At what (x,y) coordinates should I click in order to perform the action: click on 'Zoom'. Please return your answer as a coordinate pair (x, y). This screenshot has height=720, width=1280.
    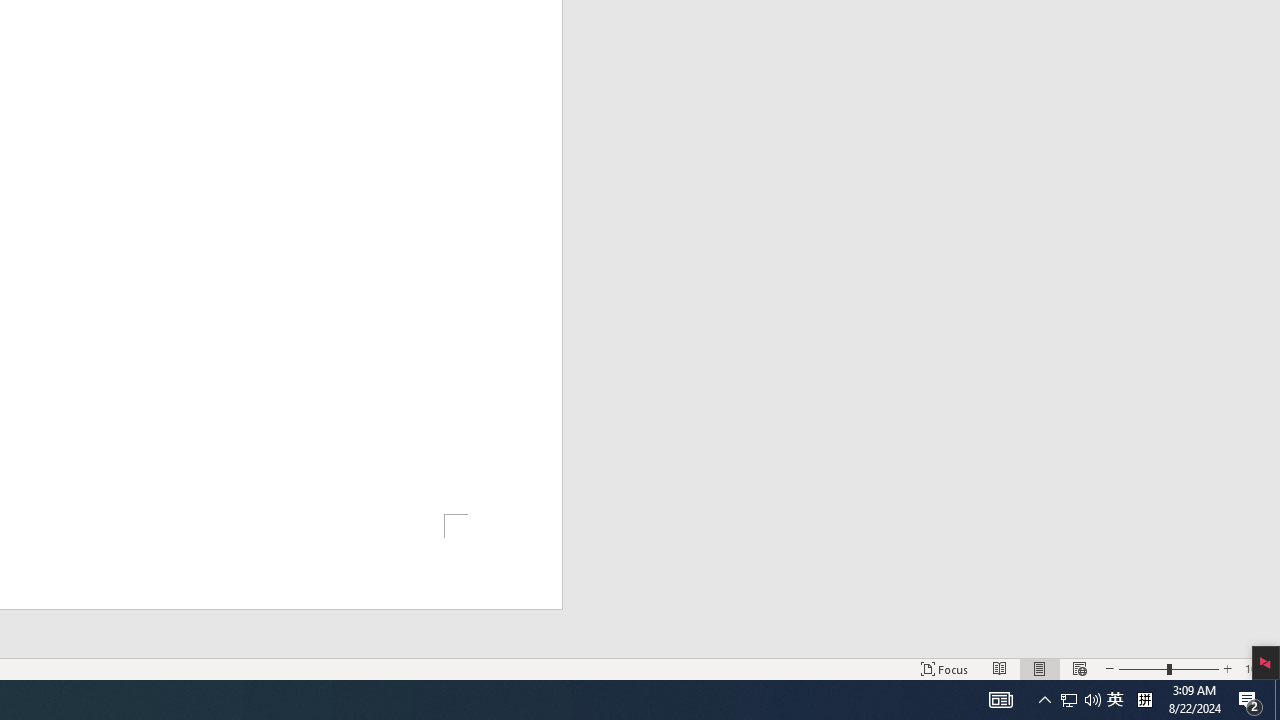
    Looking at the image, I should click on (1168, 669).